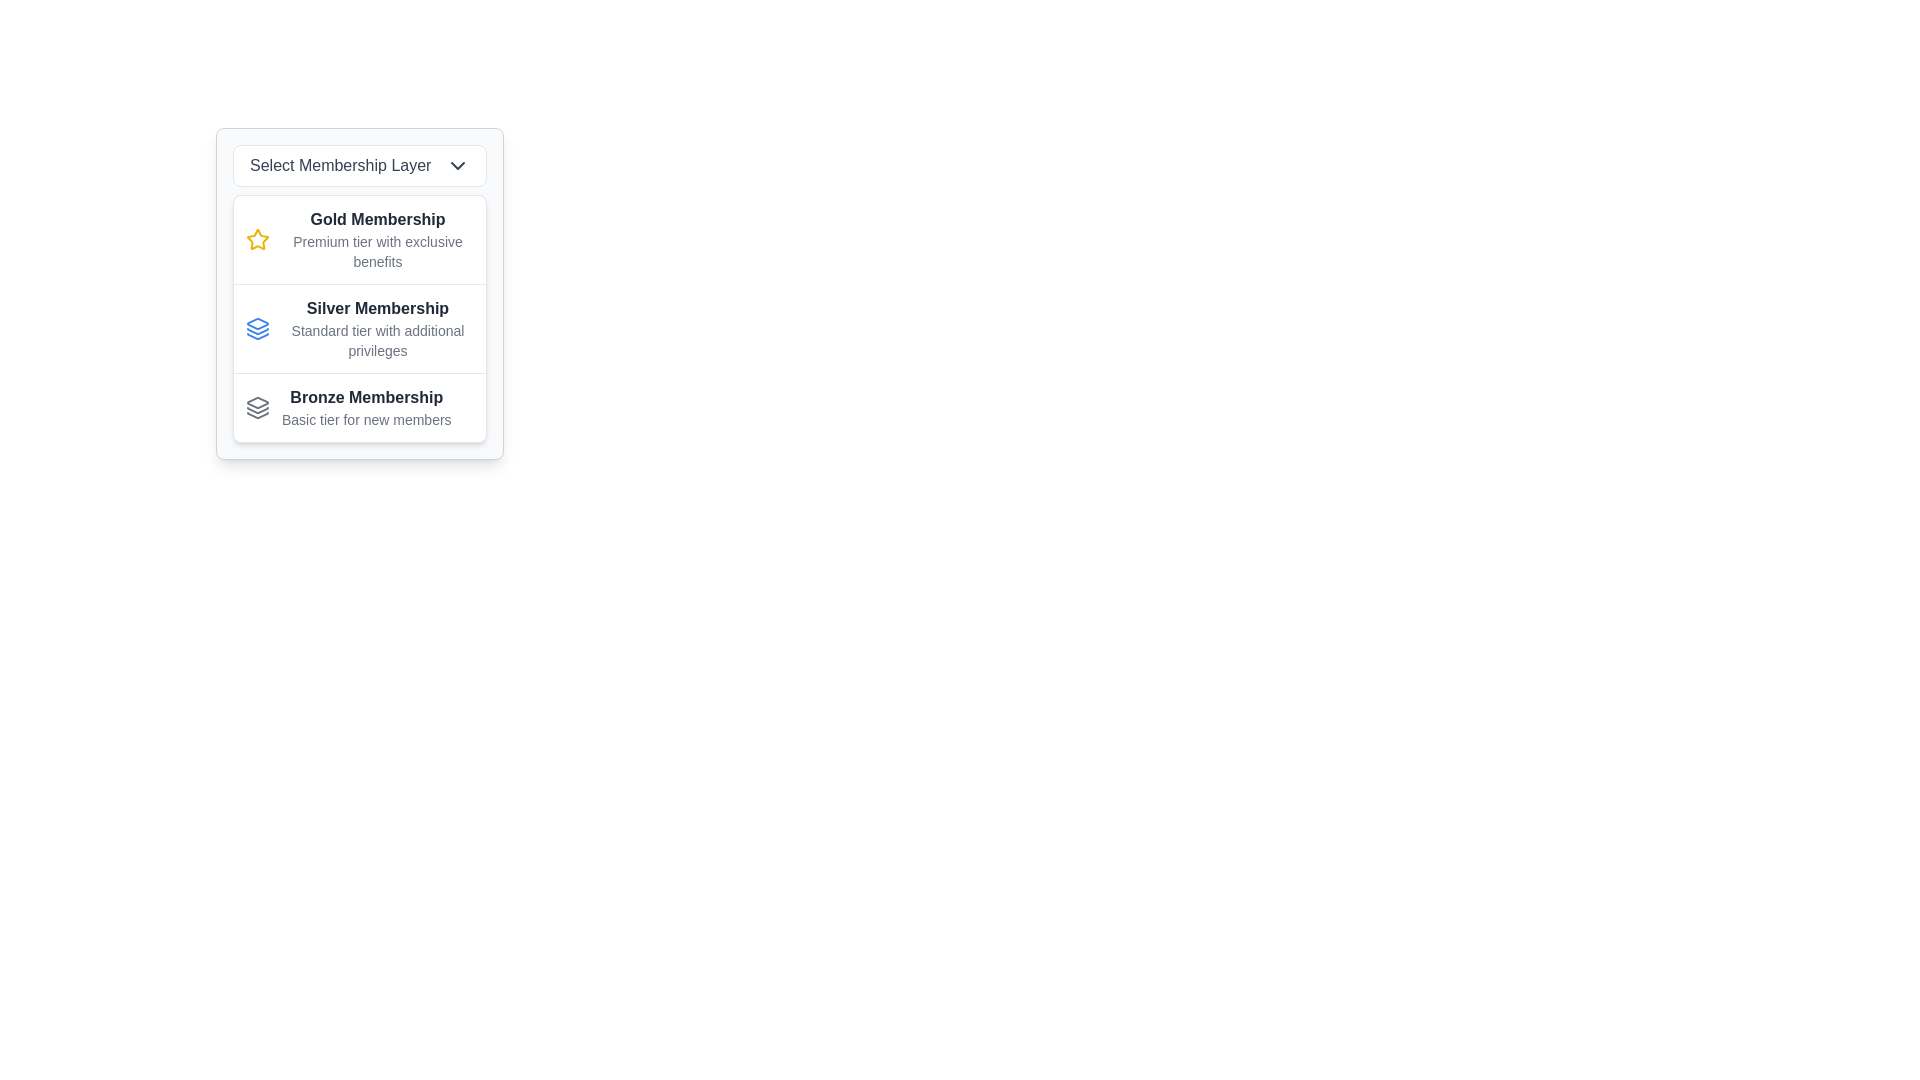 The image size is (1920, 1080). I want to click on the descriptive text element providing details about the 'Bronze Membership' option, which is positioned below the title 'Bronze Membership' in the membership selection menu, so click(366, 419).